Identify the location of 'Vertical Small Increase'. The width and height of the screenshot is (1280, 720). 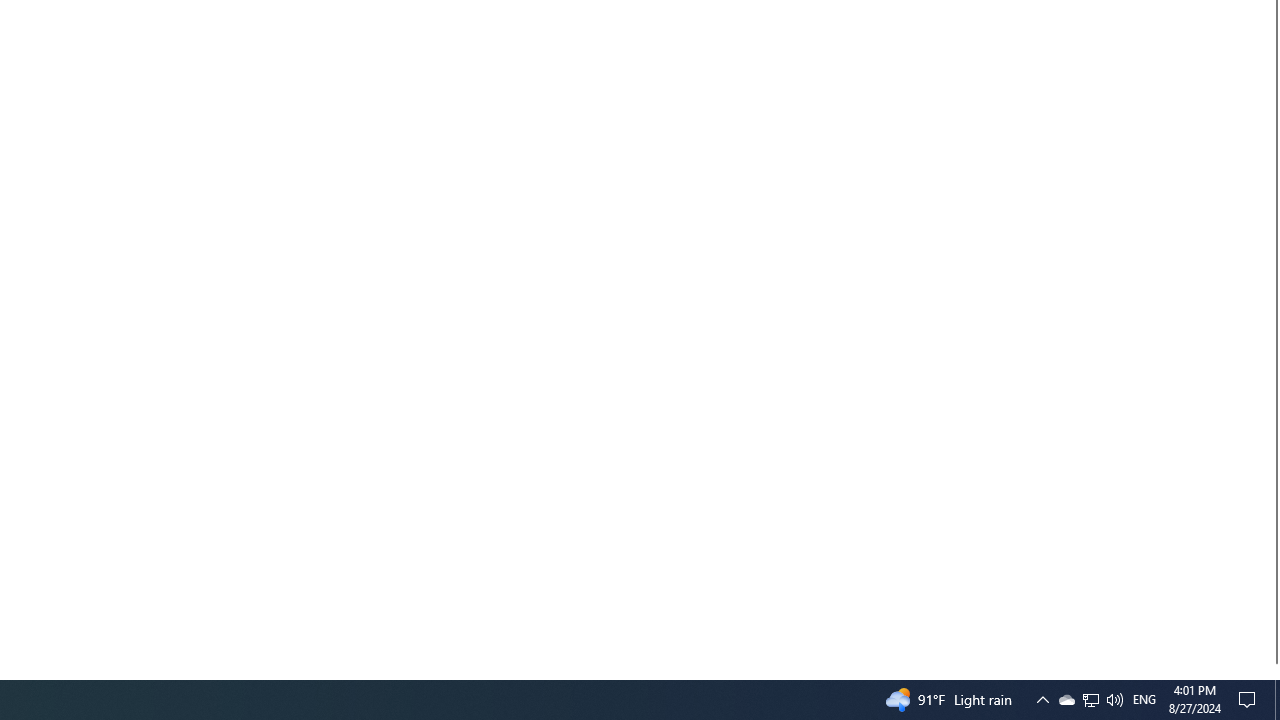
(1271, 671).